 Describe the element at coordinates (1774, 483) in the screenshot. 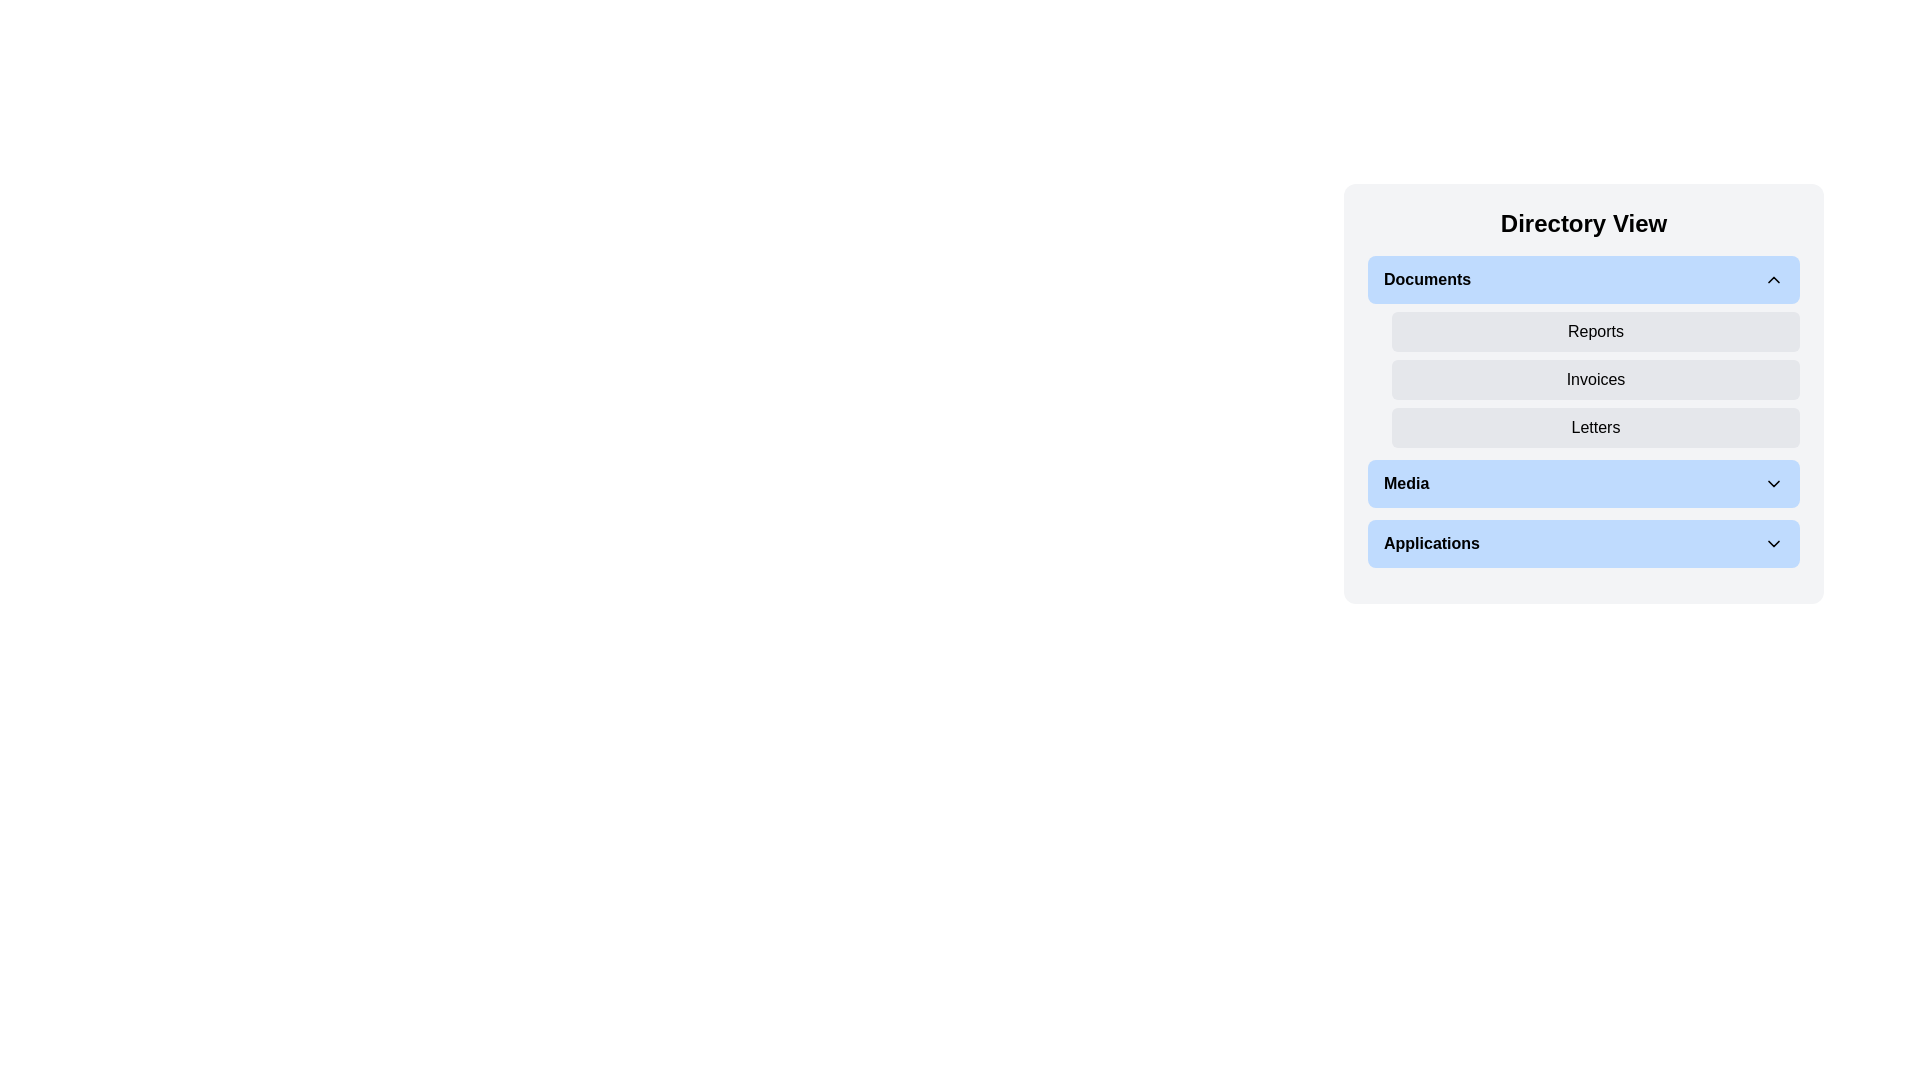

I see `the dropdown indicator icon, which is a downward-facing chevron arrow located to the right of the 'Media' text in a highlighted blue section, to trigger a tooltip or highlight effect` at that location.